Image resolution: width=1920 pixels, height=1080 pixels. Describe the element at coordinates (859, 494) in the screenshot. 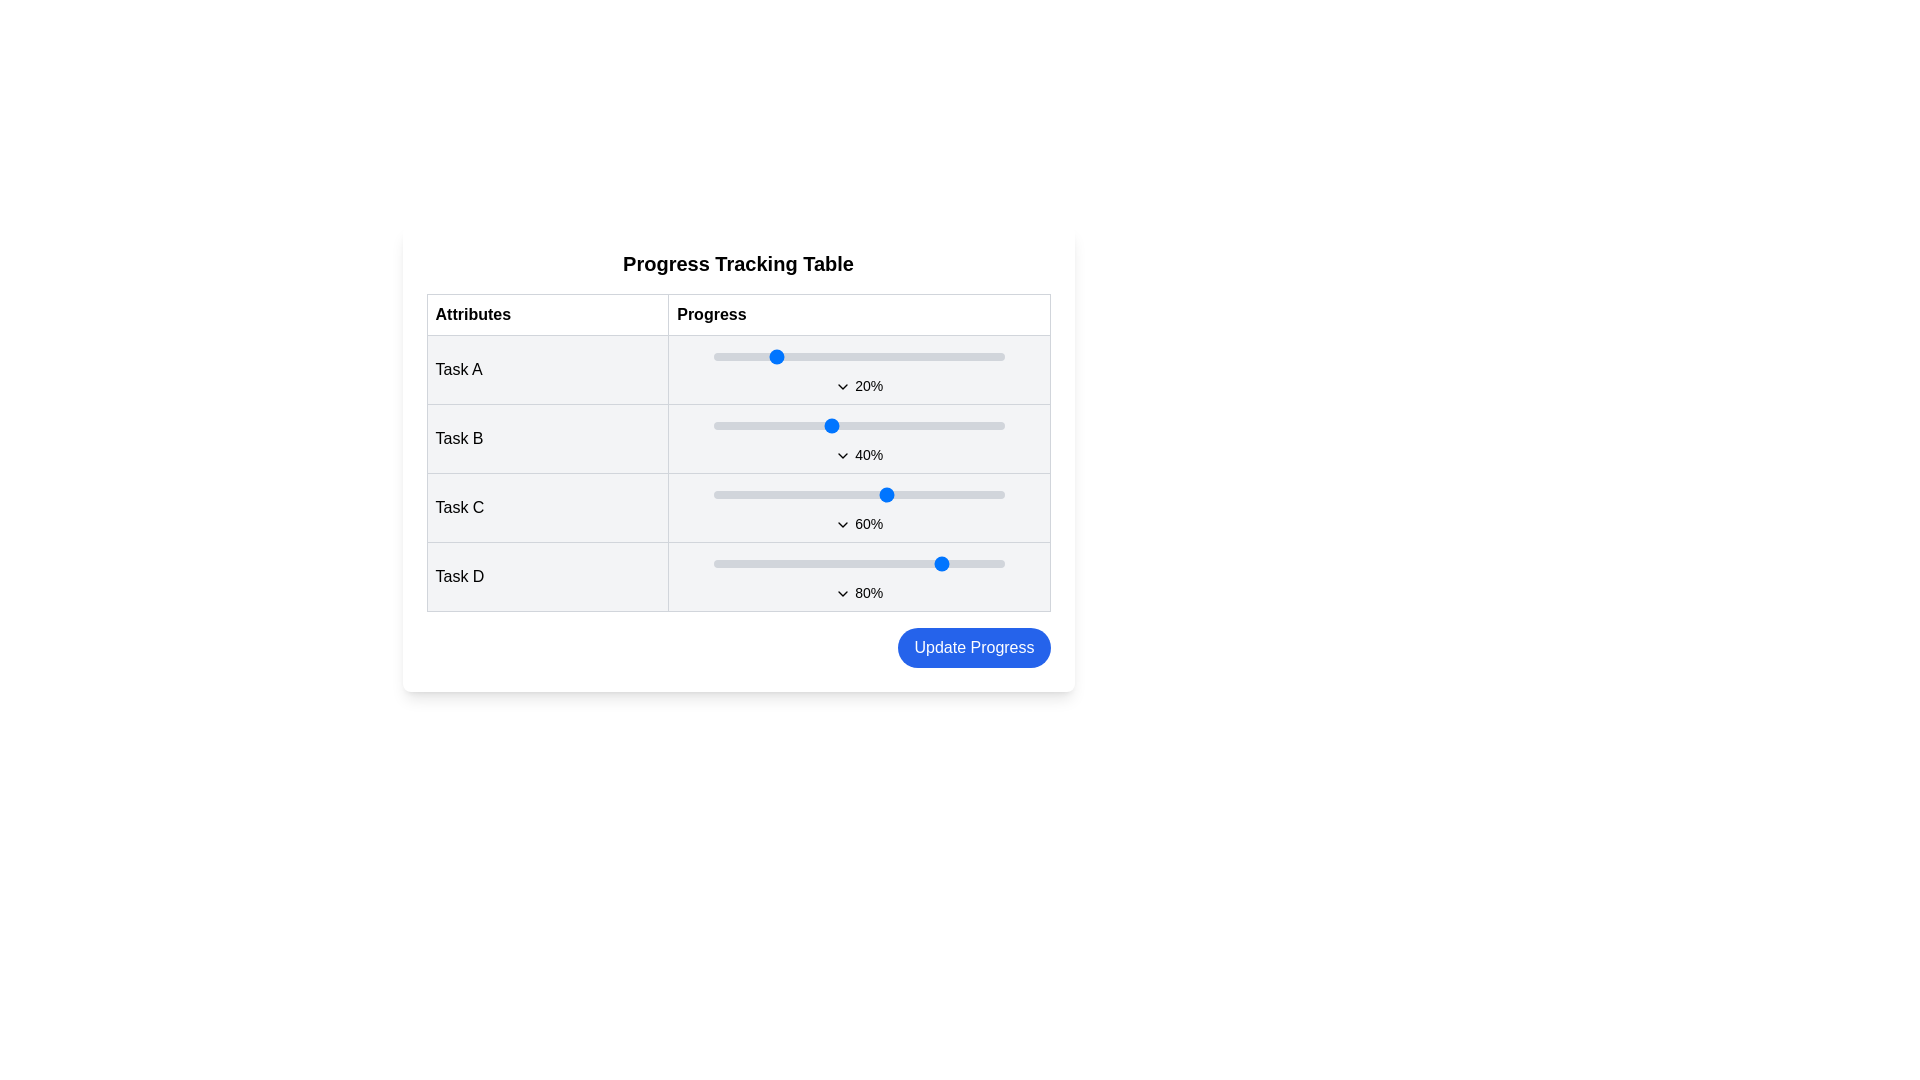

I see `the progress level` at that location.